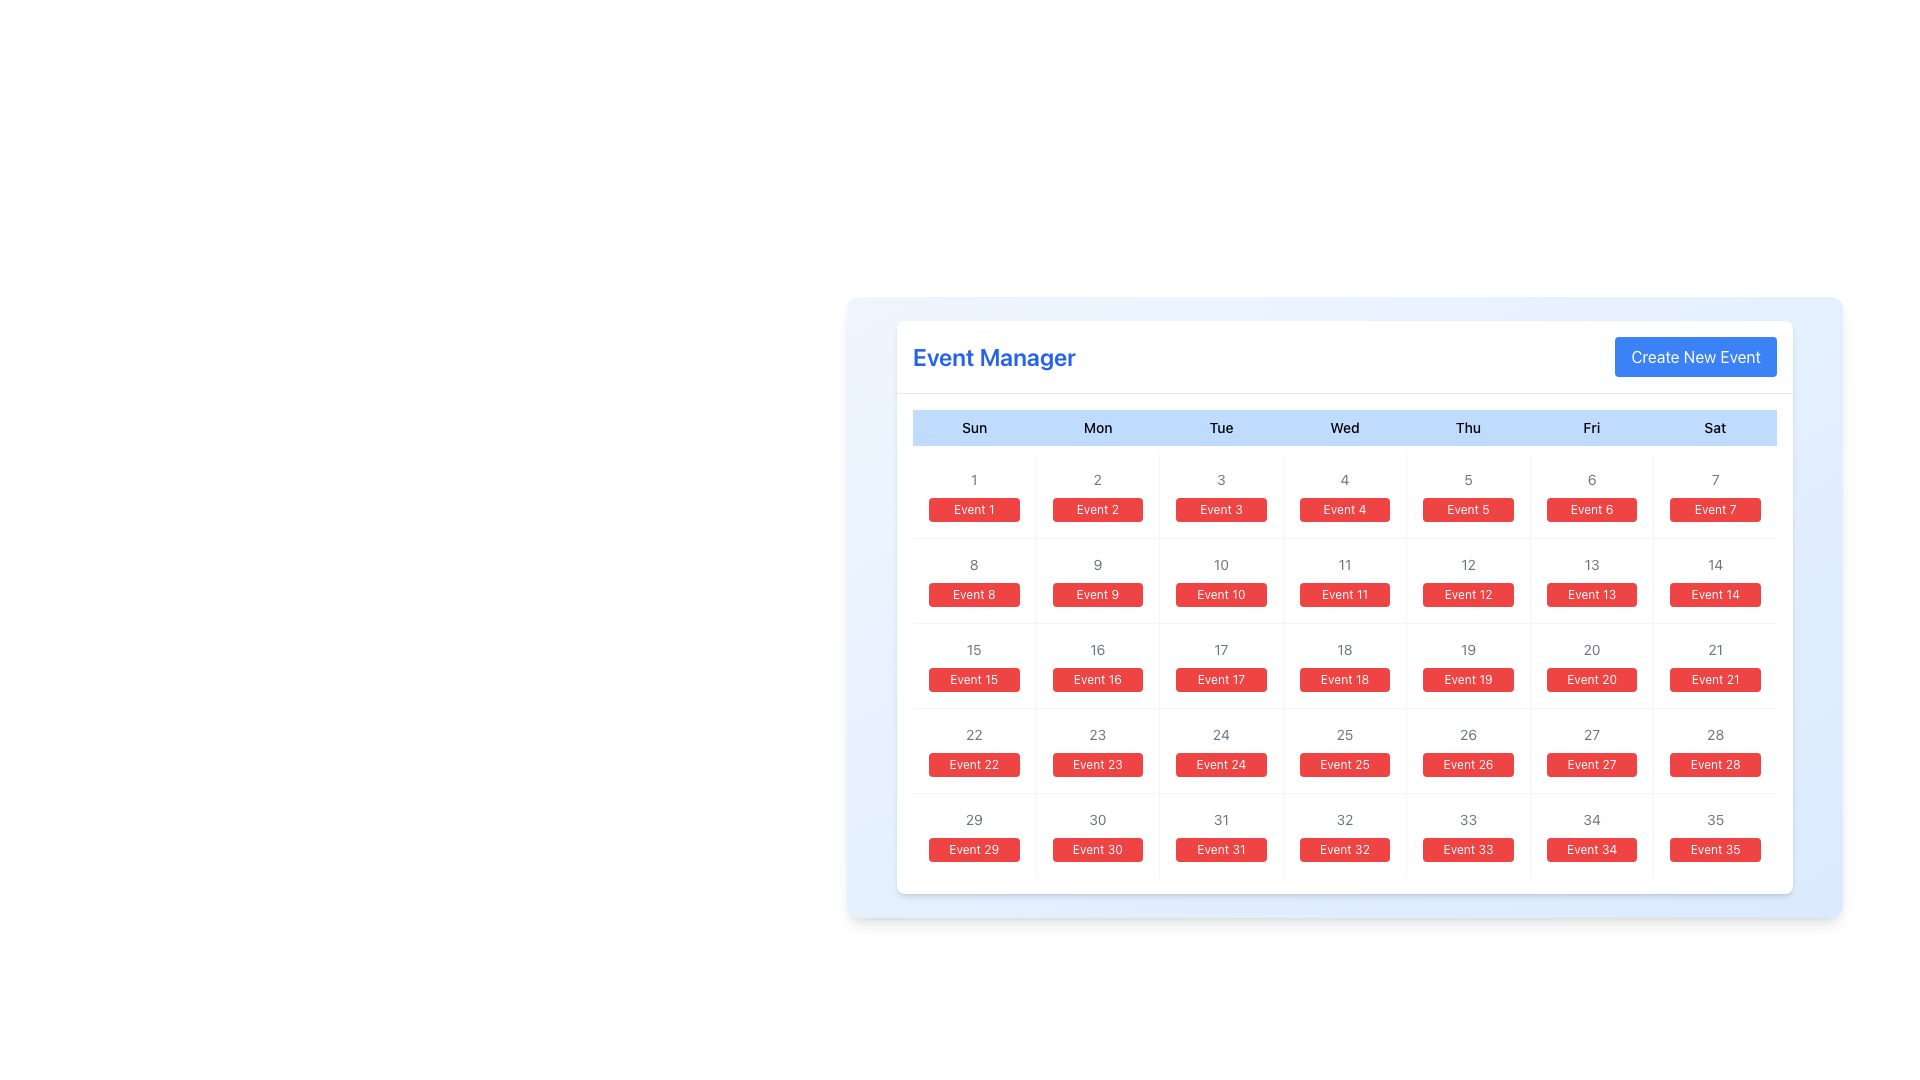  I want to click on the event label for the day in the calendar, specifically the label for the 15th day located in the 'Event Manager' interface under the 'Sun' column, so click(974, 678).